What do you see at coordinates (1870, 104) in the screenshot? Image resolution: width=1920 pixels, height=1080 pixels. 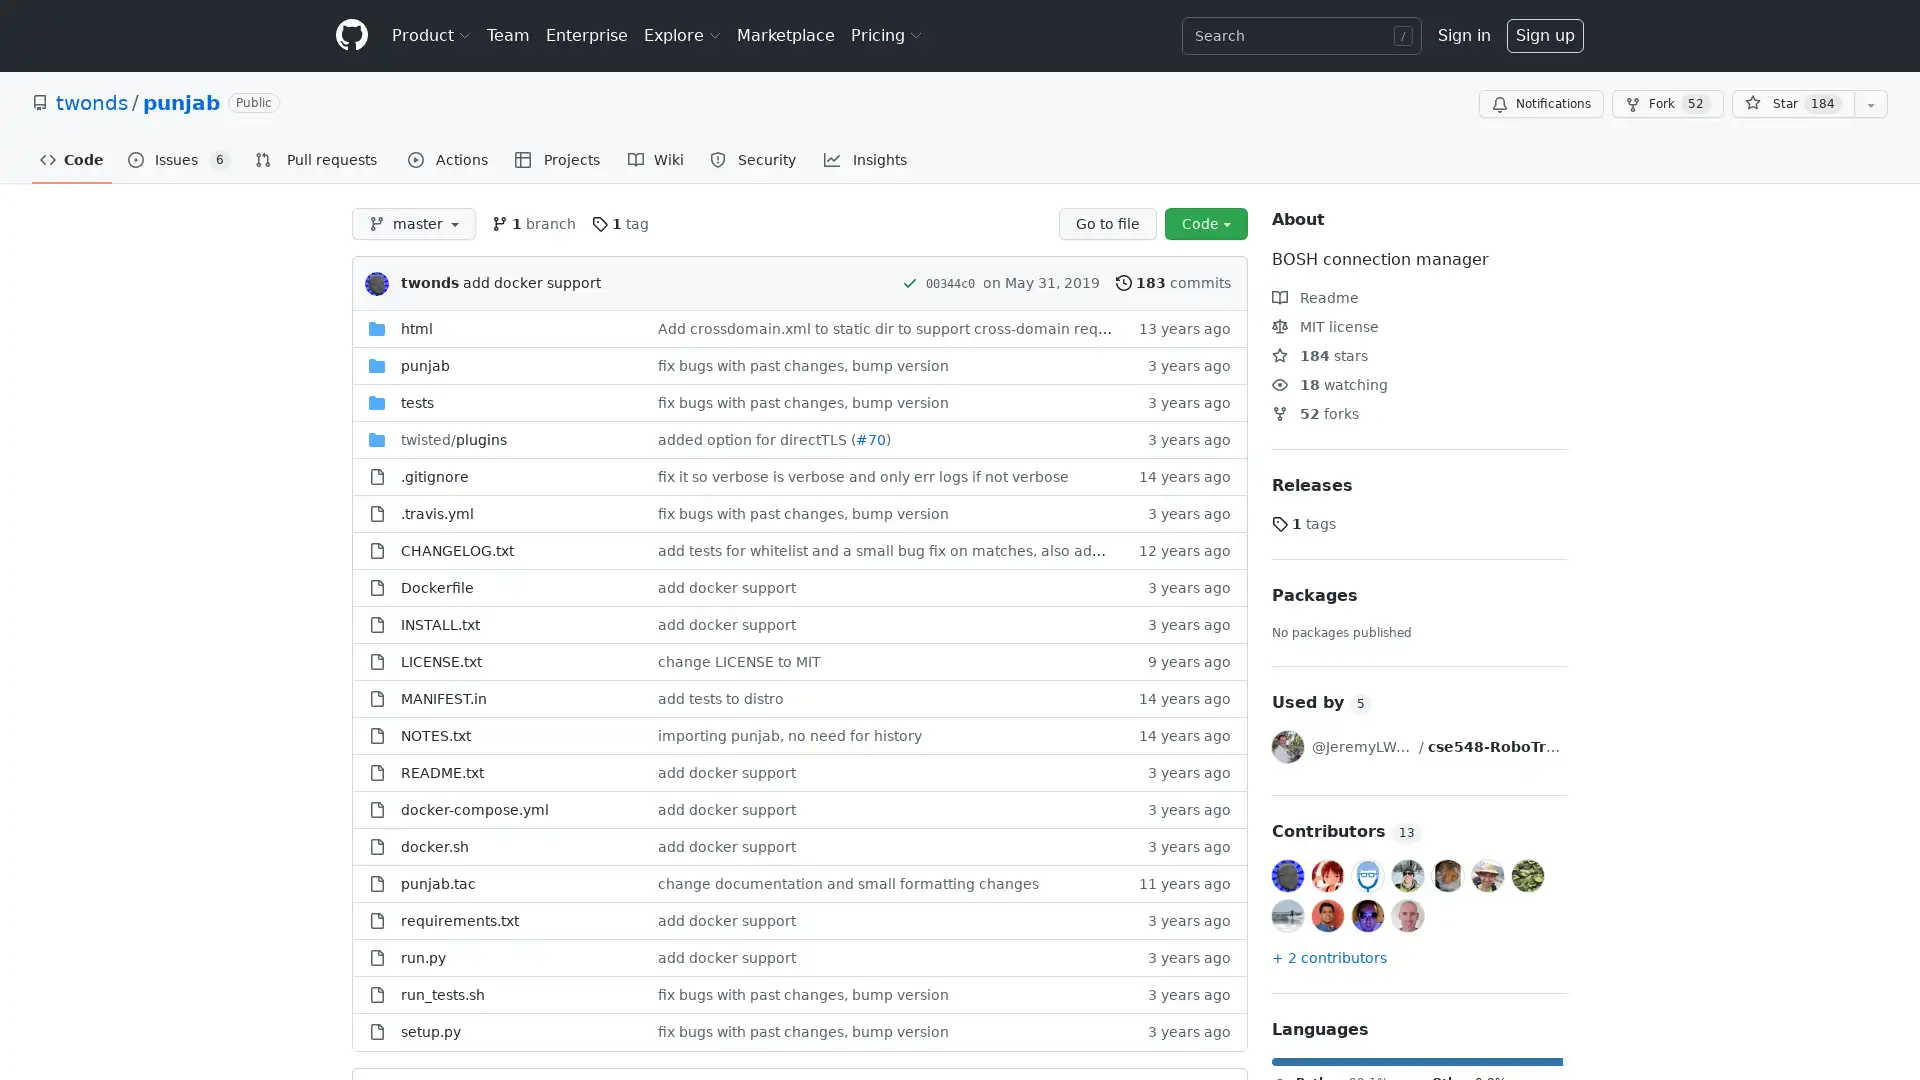 I see `You must be signed in to add this repository to a list` at bounding box center [1870, 104].